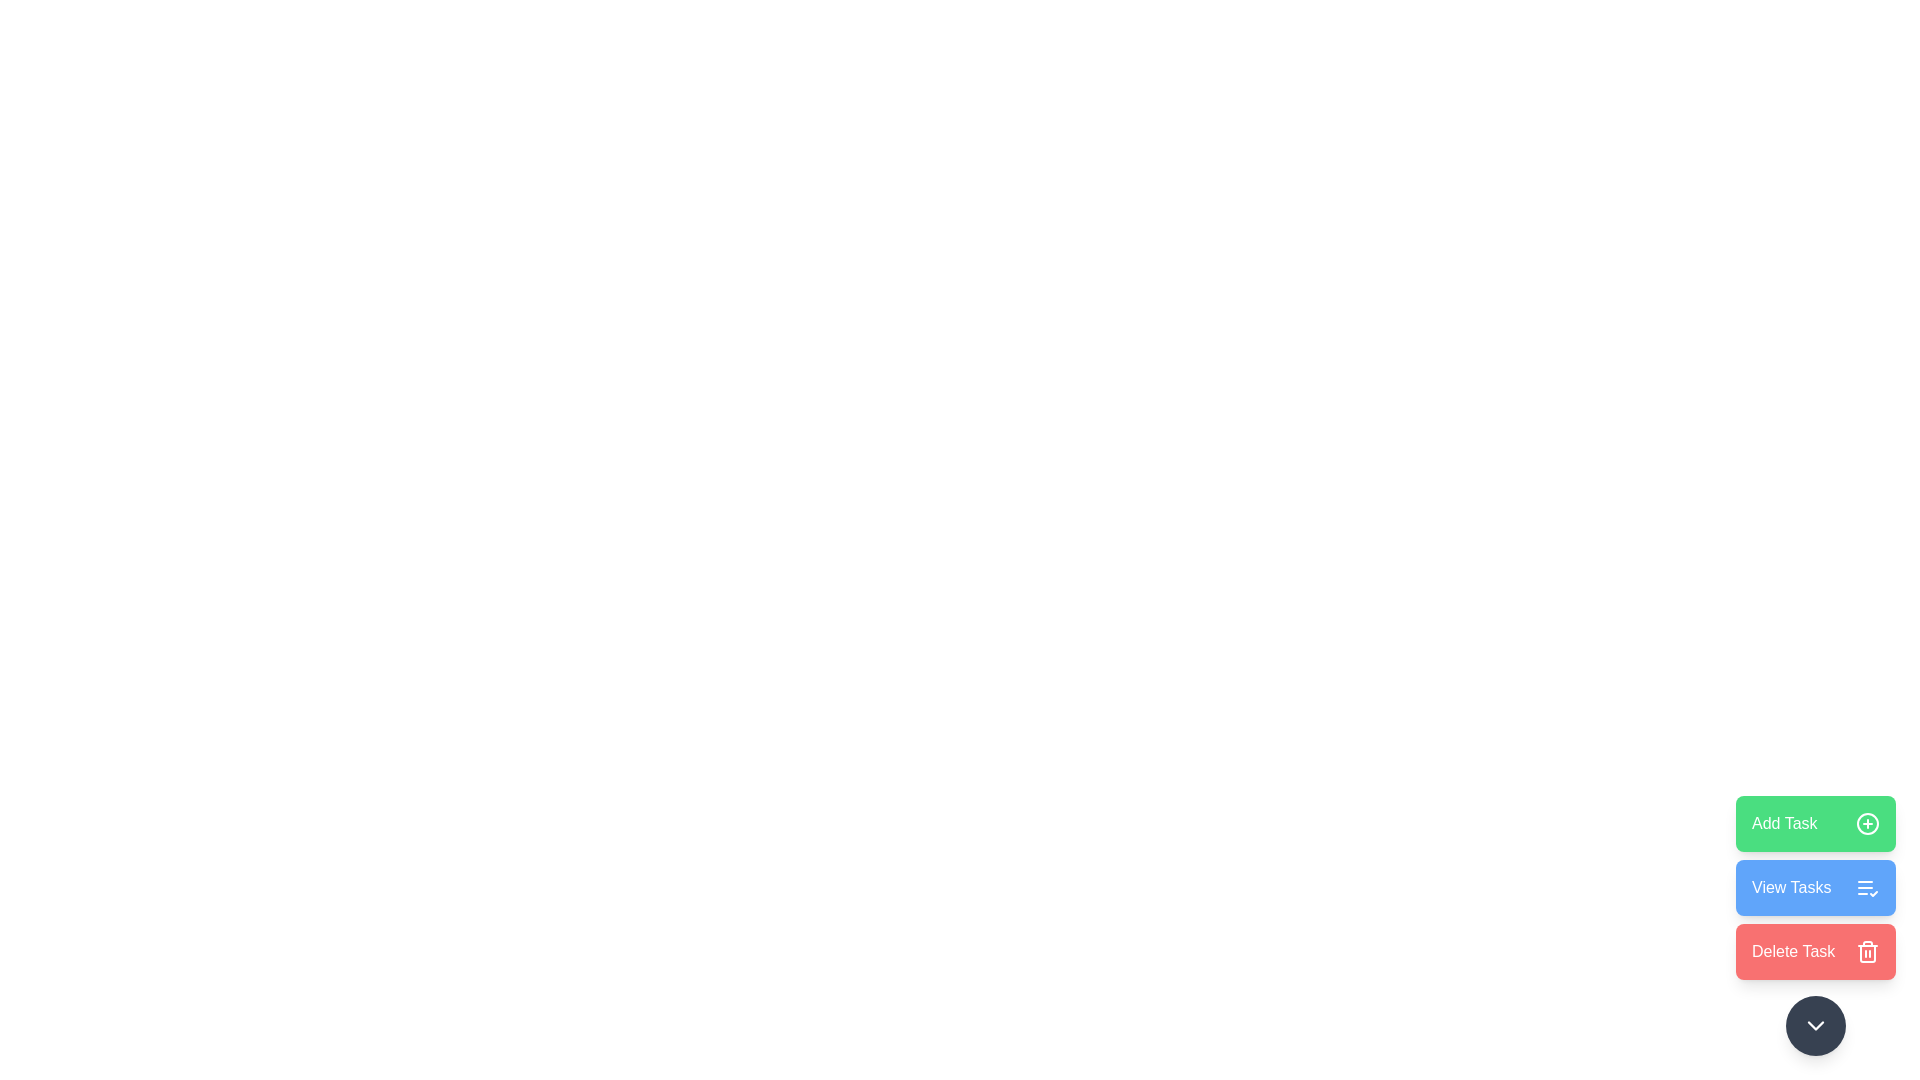 The width and height of the screenshot is (1920, 1080). What do you see at coordinates (1815, 824) in the screenshot?
I see `the 'Add Task' button` at bounding box center [1815, 824].